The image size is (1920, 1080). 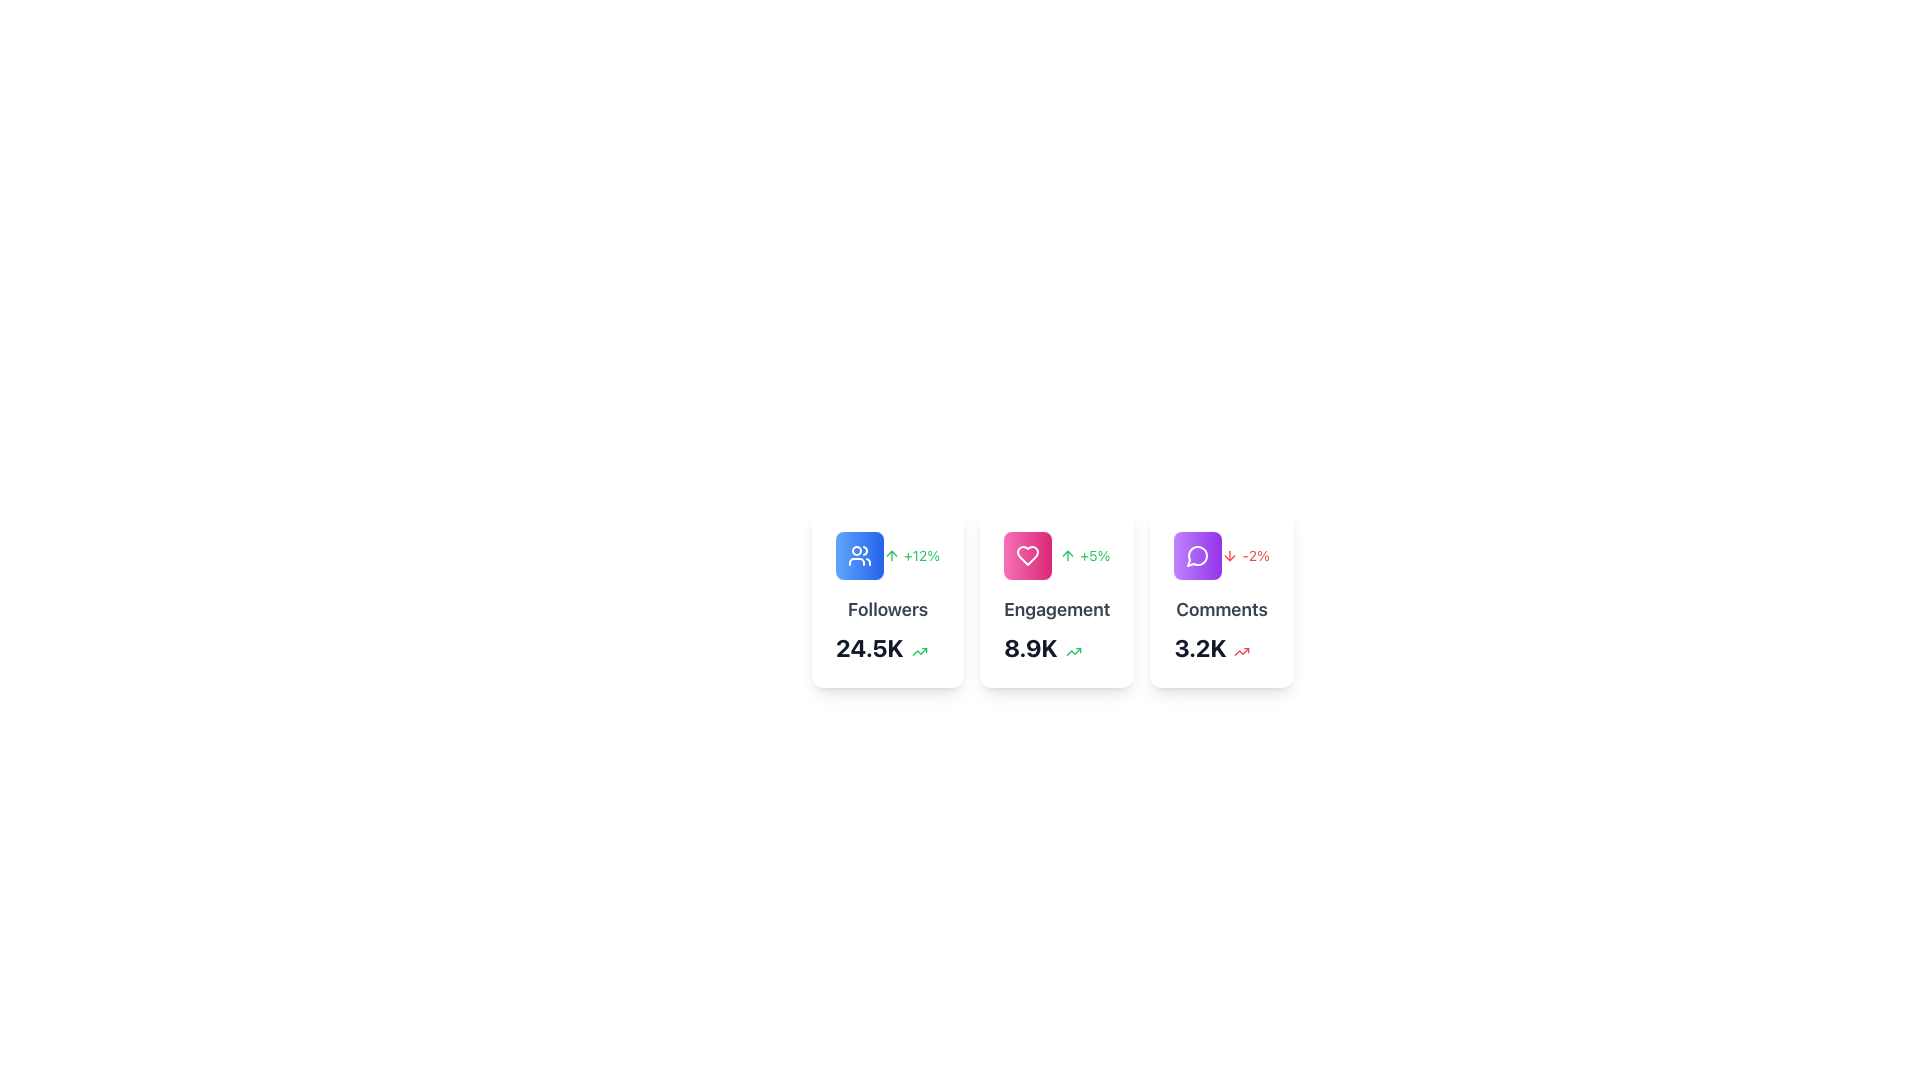 I want to click on the upward trend icon located in the bottom right corner of the 'Comments' card, which visually represents the numerical value '3.2K.', so click(x=1241, y=651).